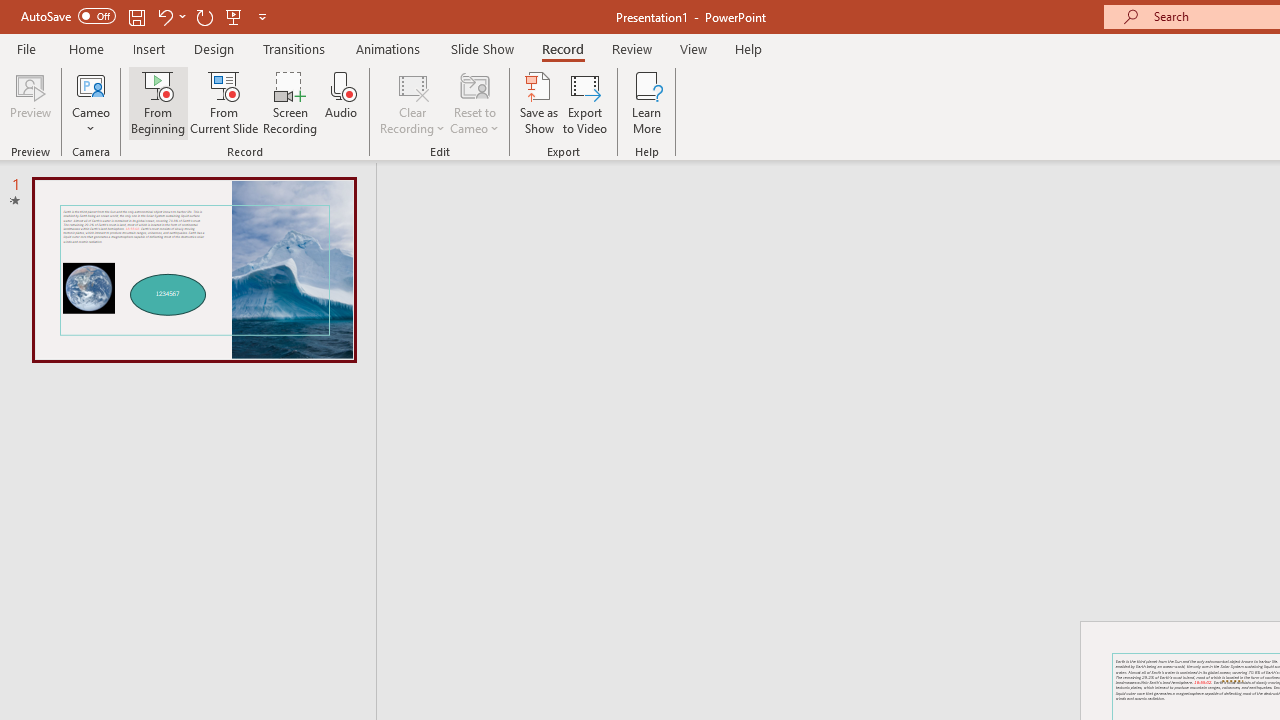 This screenshot has height=720, width=1280. I want to click on 'Clear Recording', so click(411, 103).